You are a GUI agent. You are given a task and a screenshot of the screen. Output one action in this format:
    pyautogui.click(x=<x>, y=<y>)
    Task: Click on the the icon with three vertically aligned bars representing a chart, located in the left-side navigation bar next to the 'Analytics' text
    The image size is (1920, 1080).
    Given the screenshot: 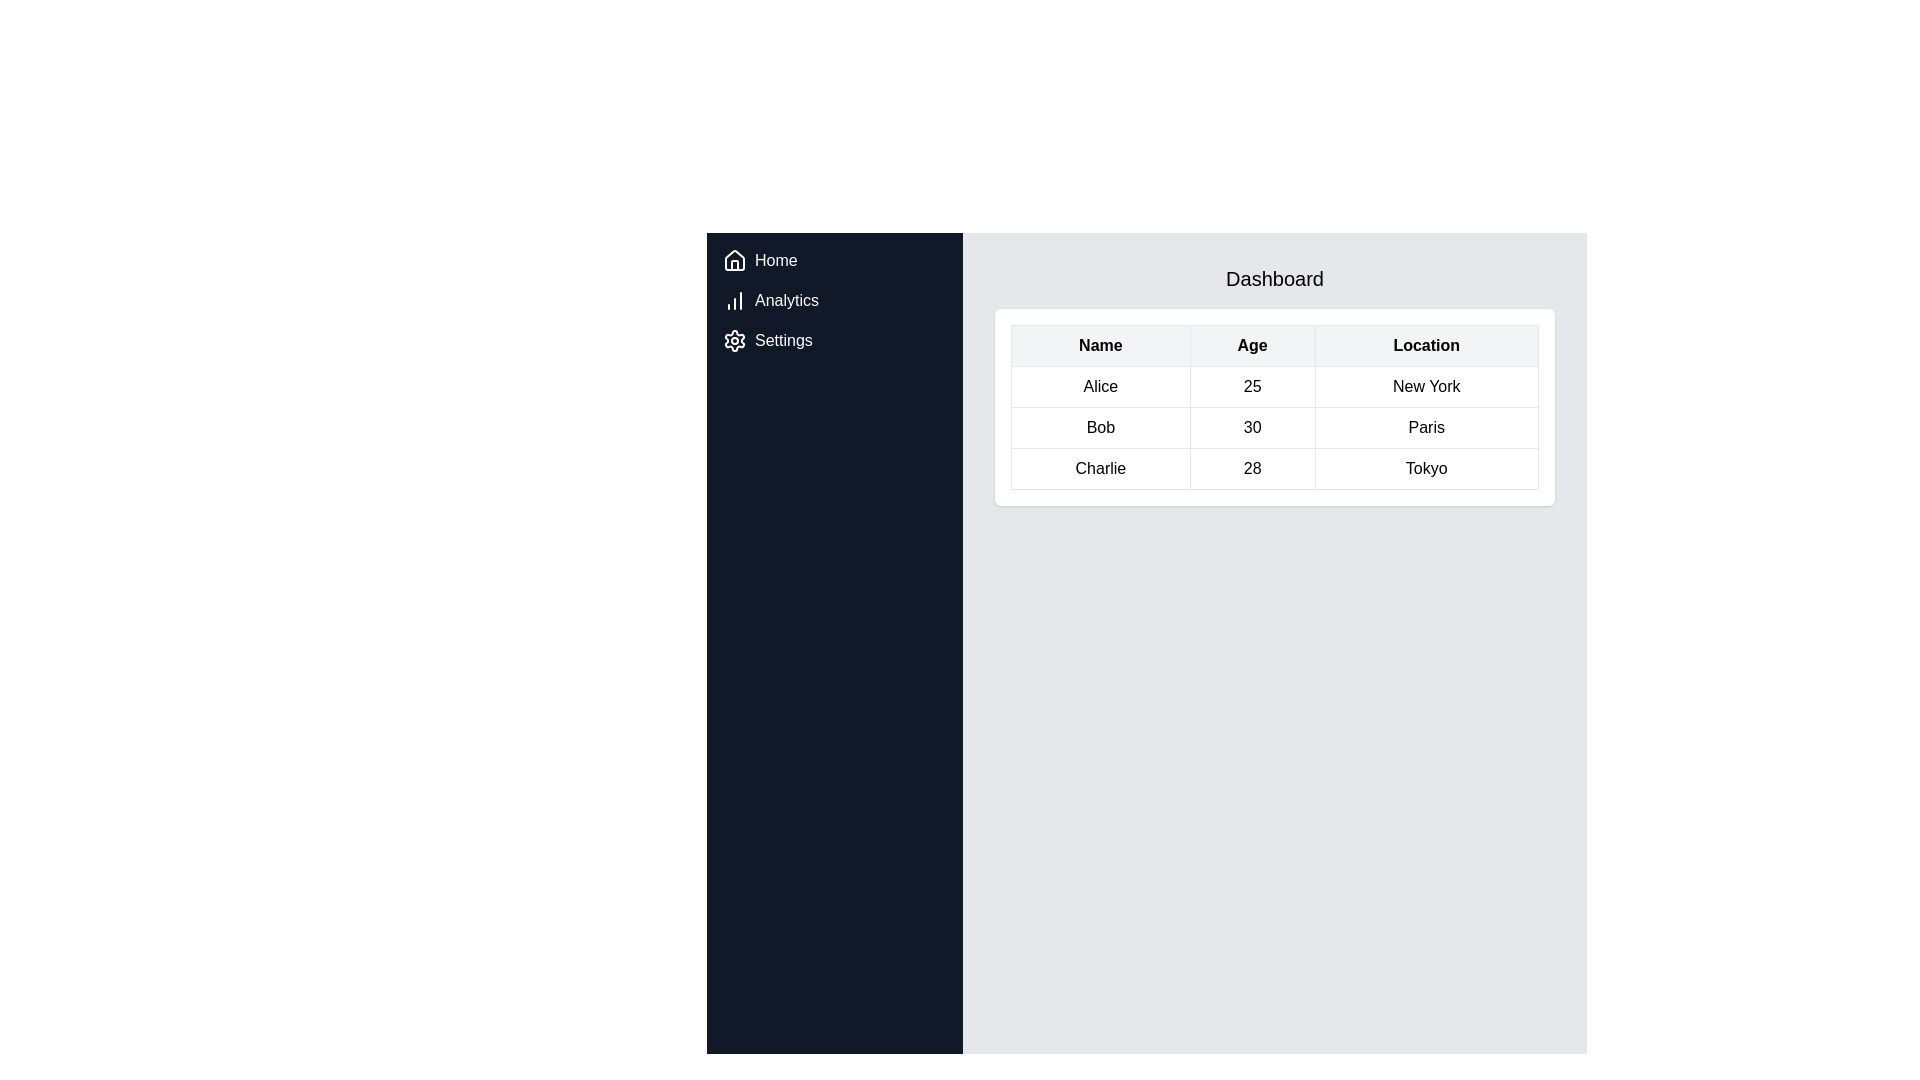 What is the action you would take?
    pyautogui.click(x=733, y=300)
    